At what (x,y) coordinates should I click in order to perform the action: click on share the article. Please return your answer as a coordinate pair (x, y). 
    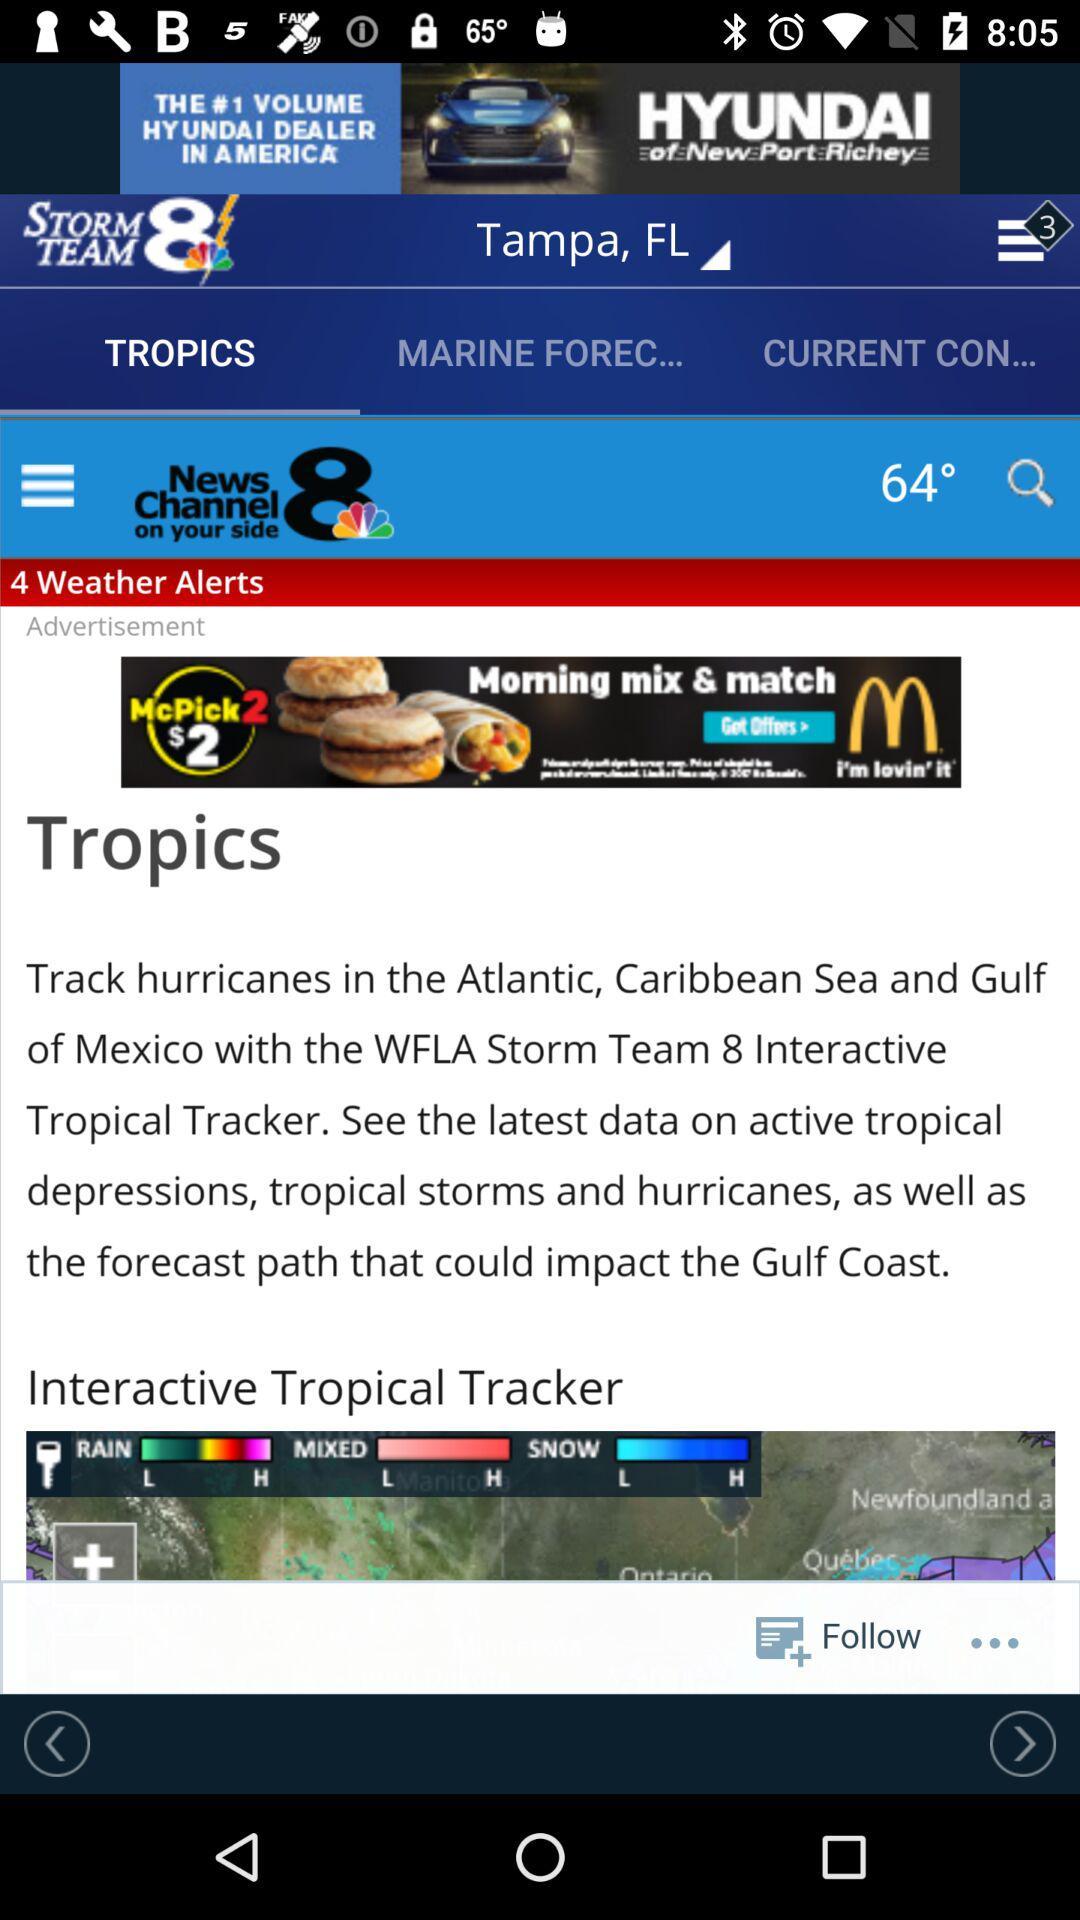
    Looking at the image, I should click on (540, 1053).